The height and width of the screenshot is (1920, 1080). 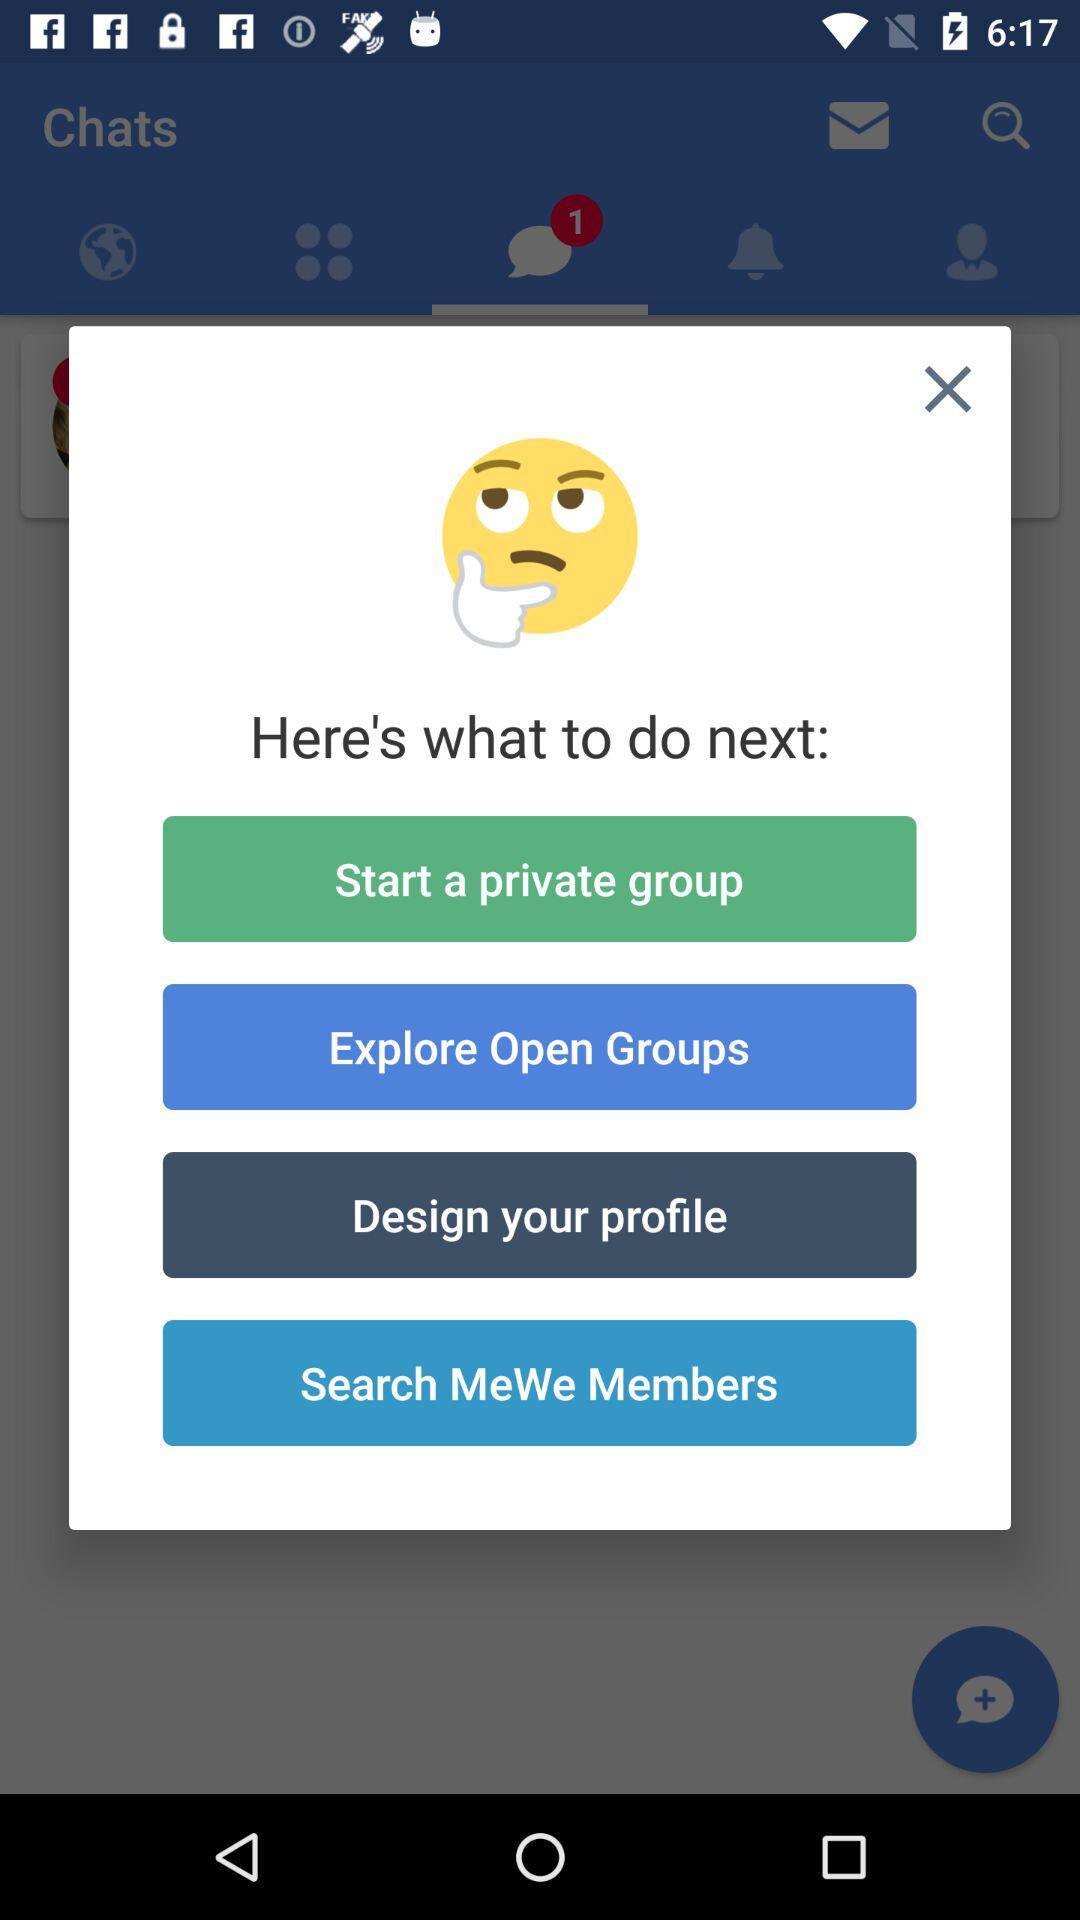 I want to click on the icon at the bottom, so click(x=538, y=1381).